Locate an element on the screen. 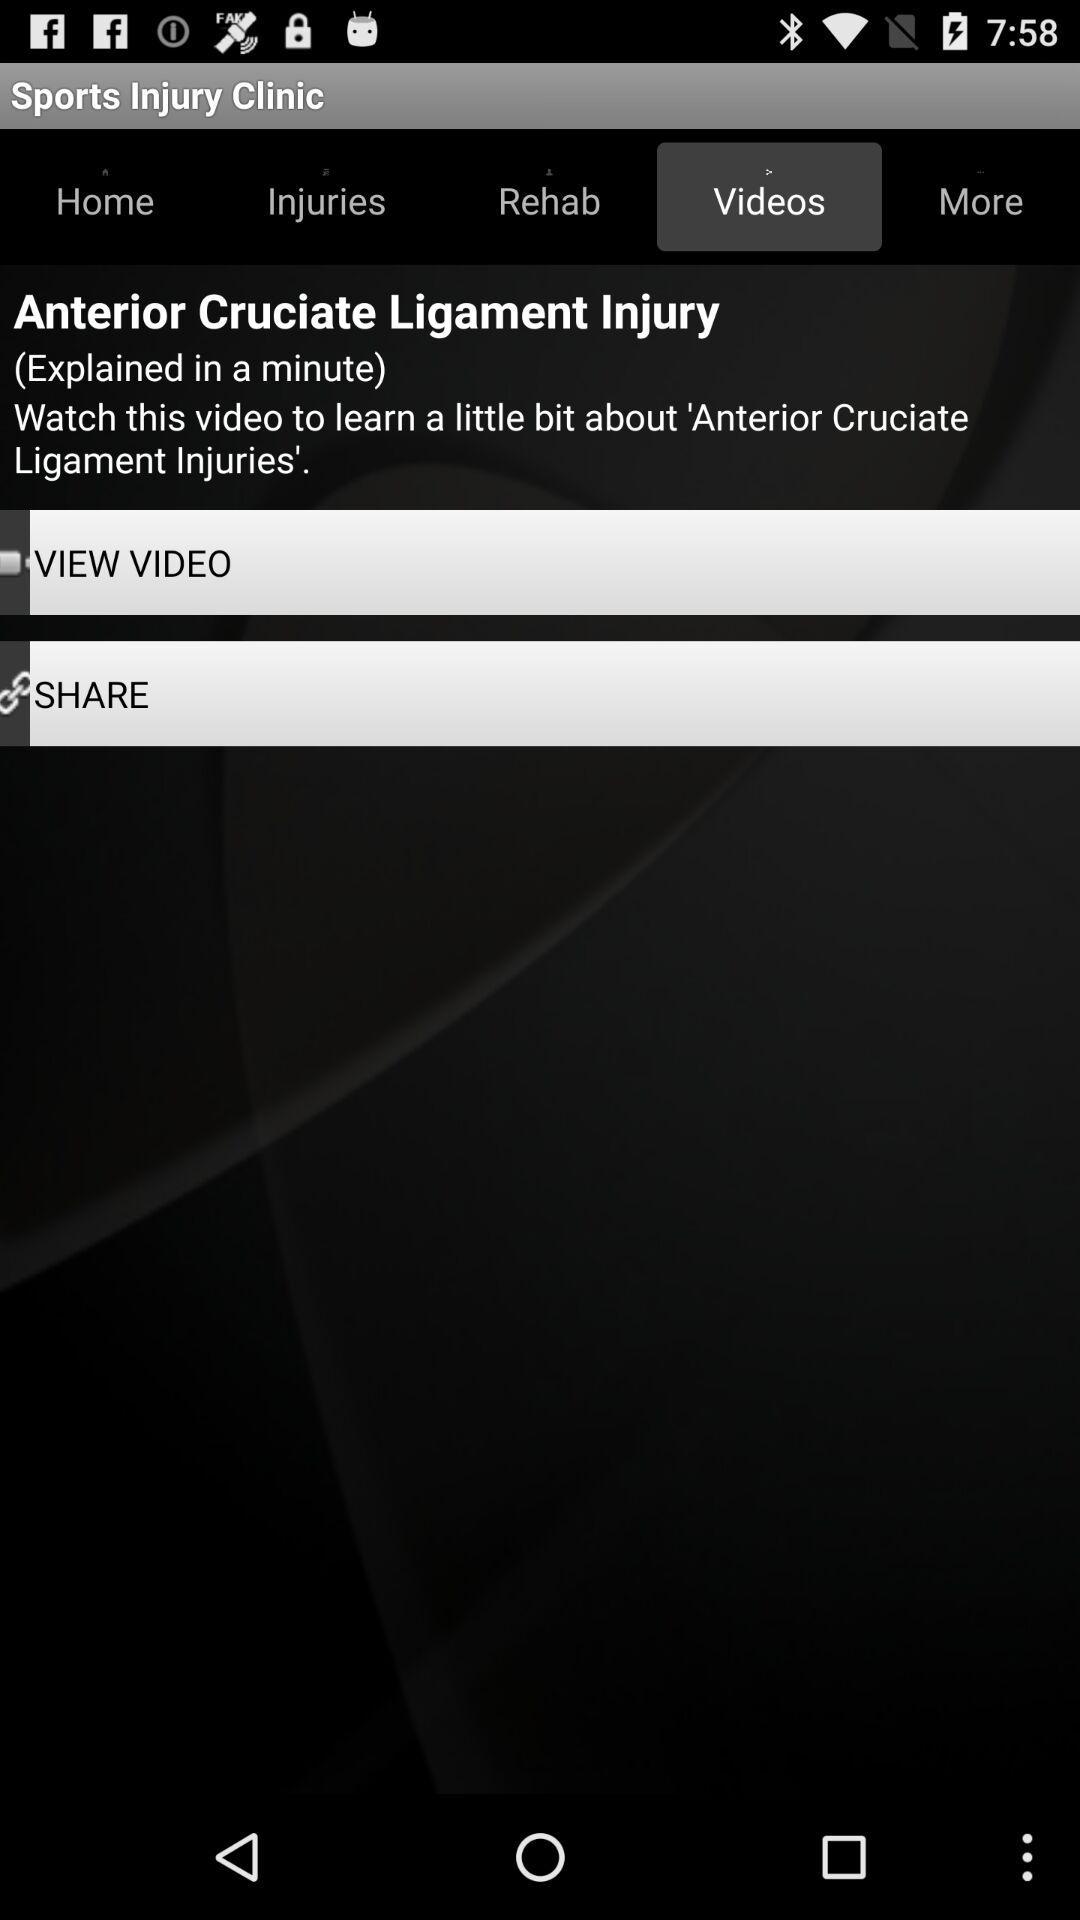 The height and width of the screenshot is (1920, 1080). button next to more item is located at coordinates (768, 196).